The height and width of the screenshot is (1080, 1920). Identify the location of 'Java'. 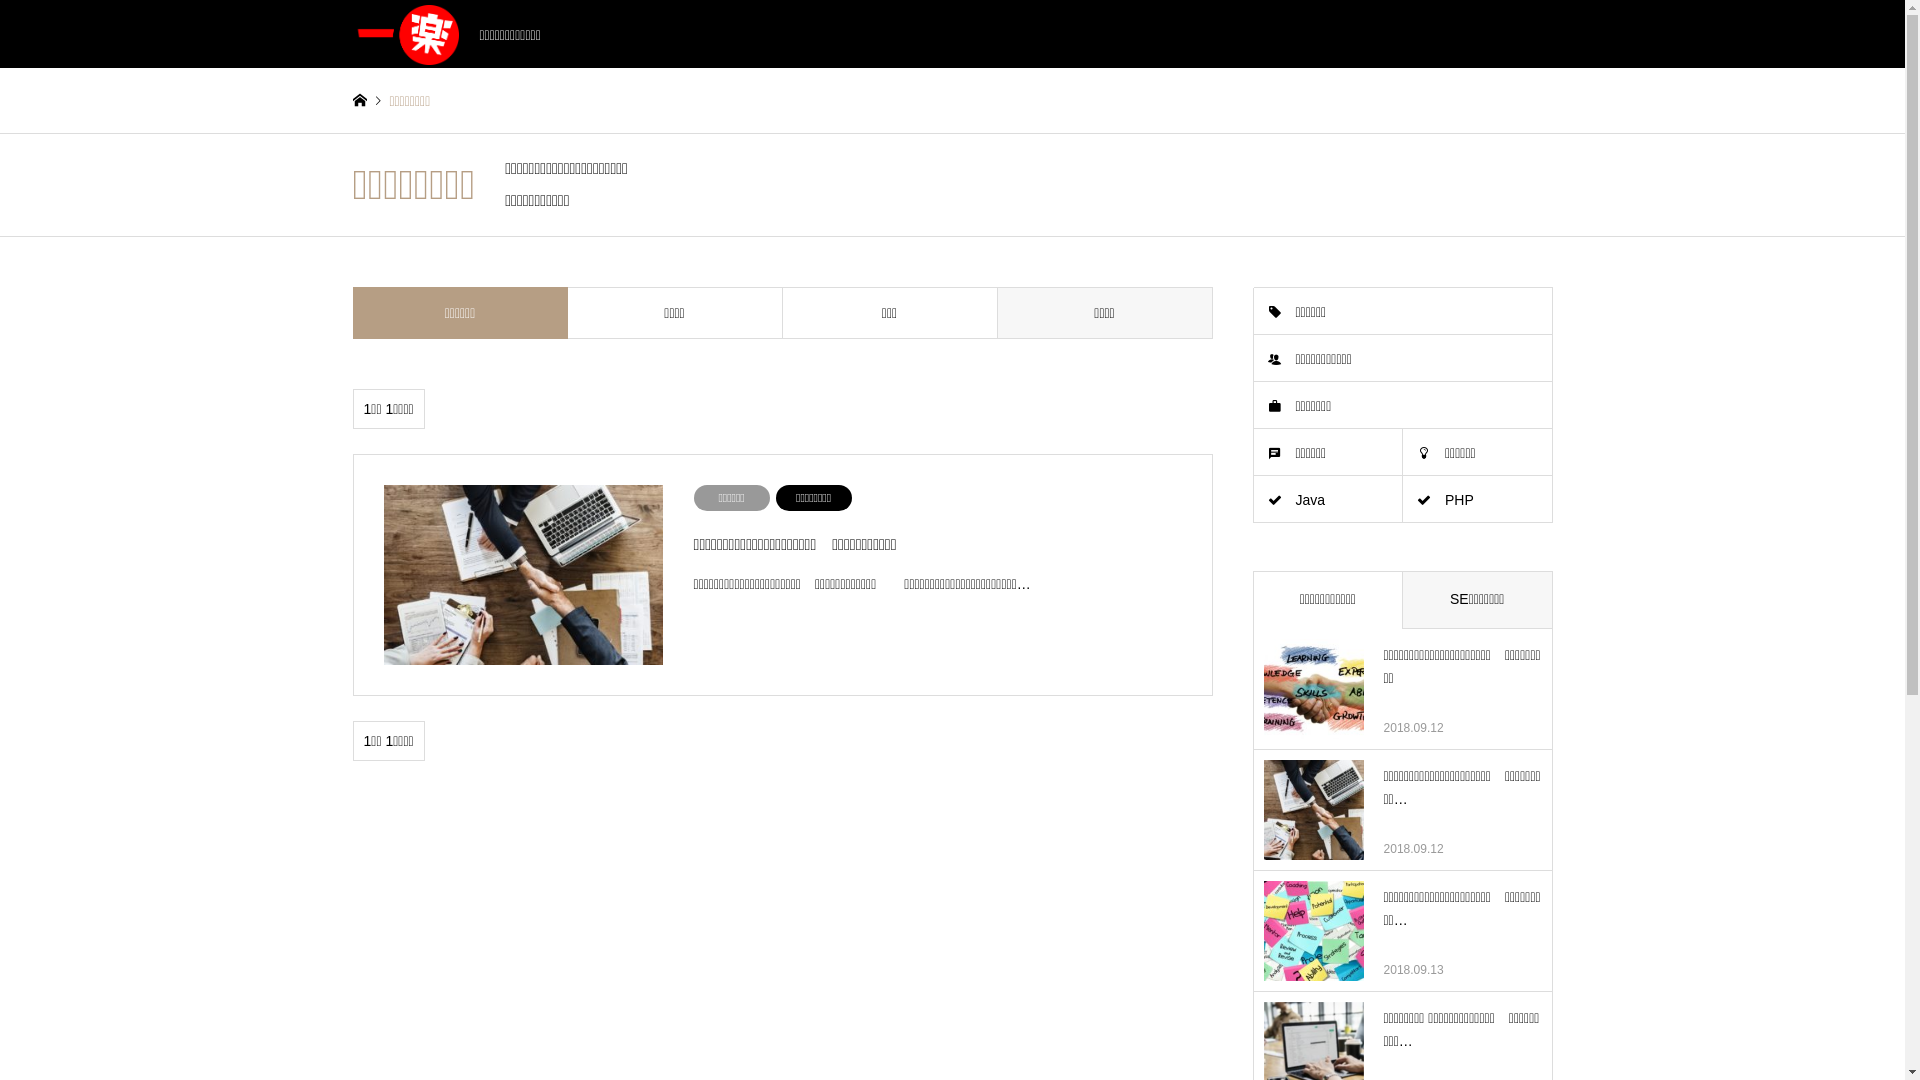
(1328, 499).